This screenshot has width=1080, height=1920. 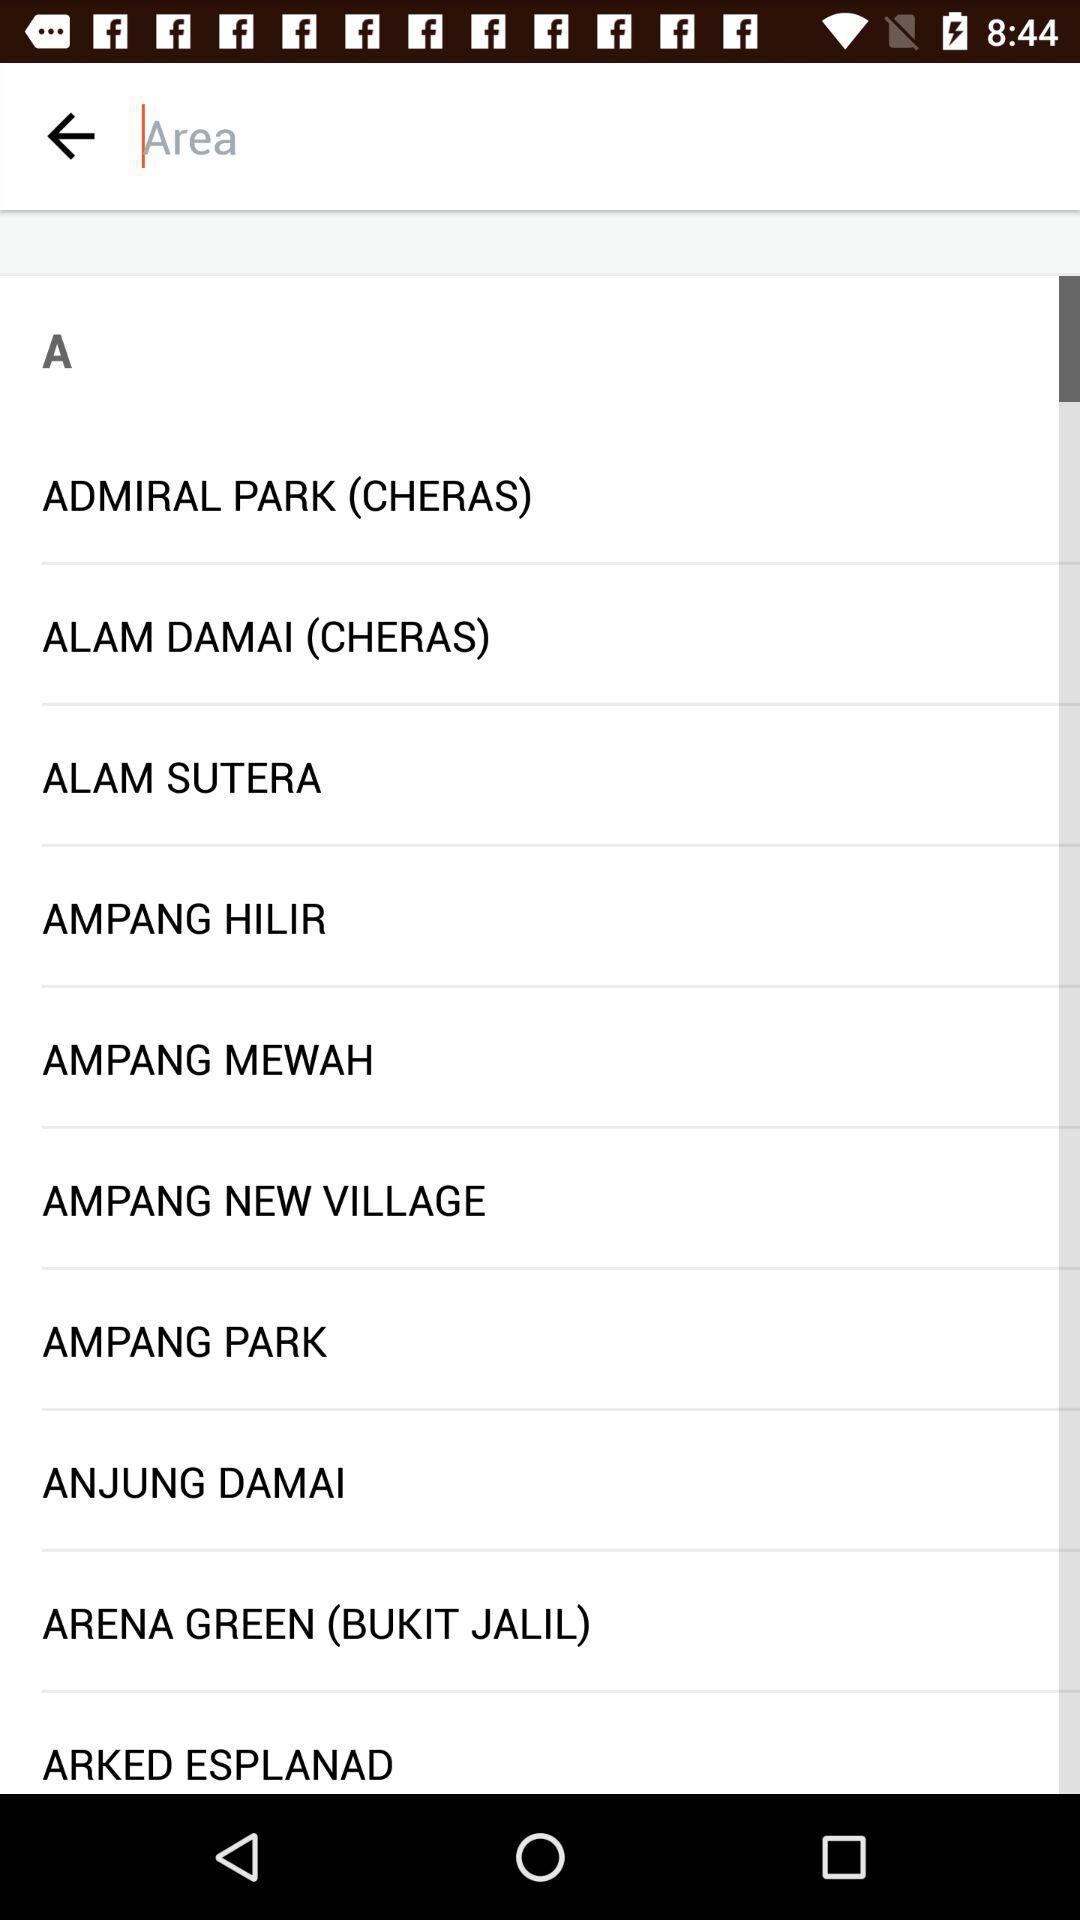 What do you see at coordinates (560, 1267) in the screenshot?
I see `icon above the ampang park item` at bounding box center [560, 1267].